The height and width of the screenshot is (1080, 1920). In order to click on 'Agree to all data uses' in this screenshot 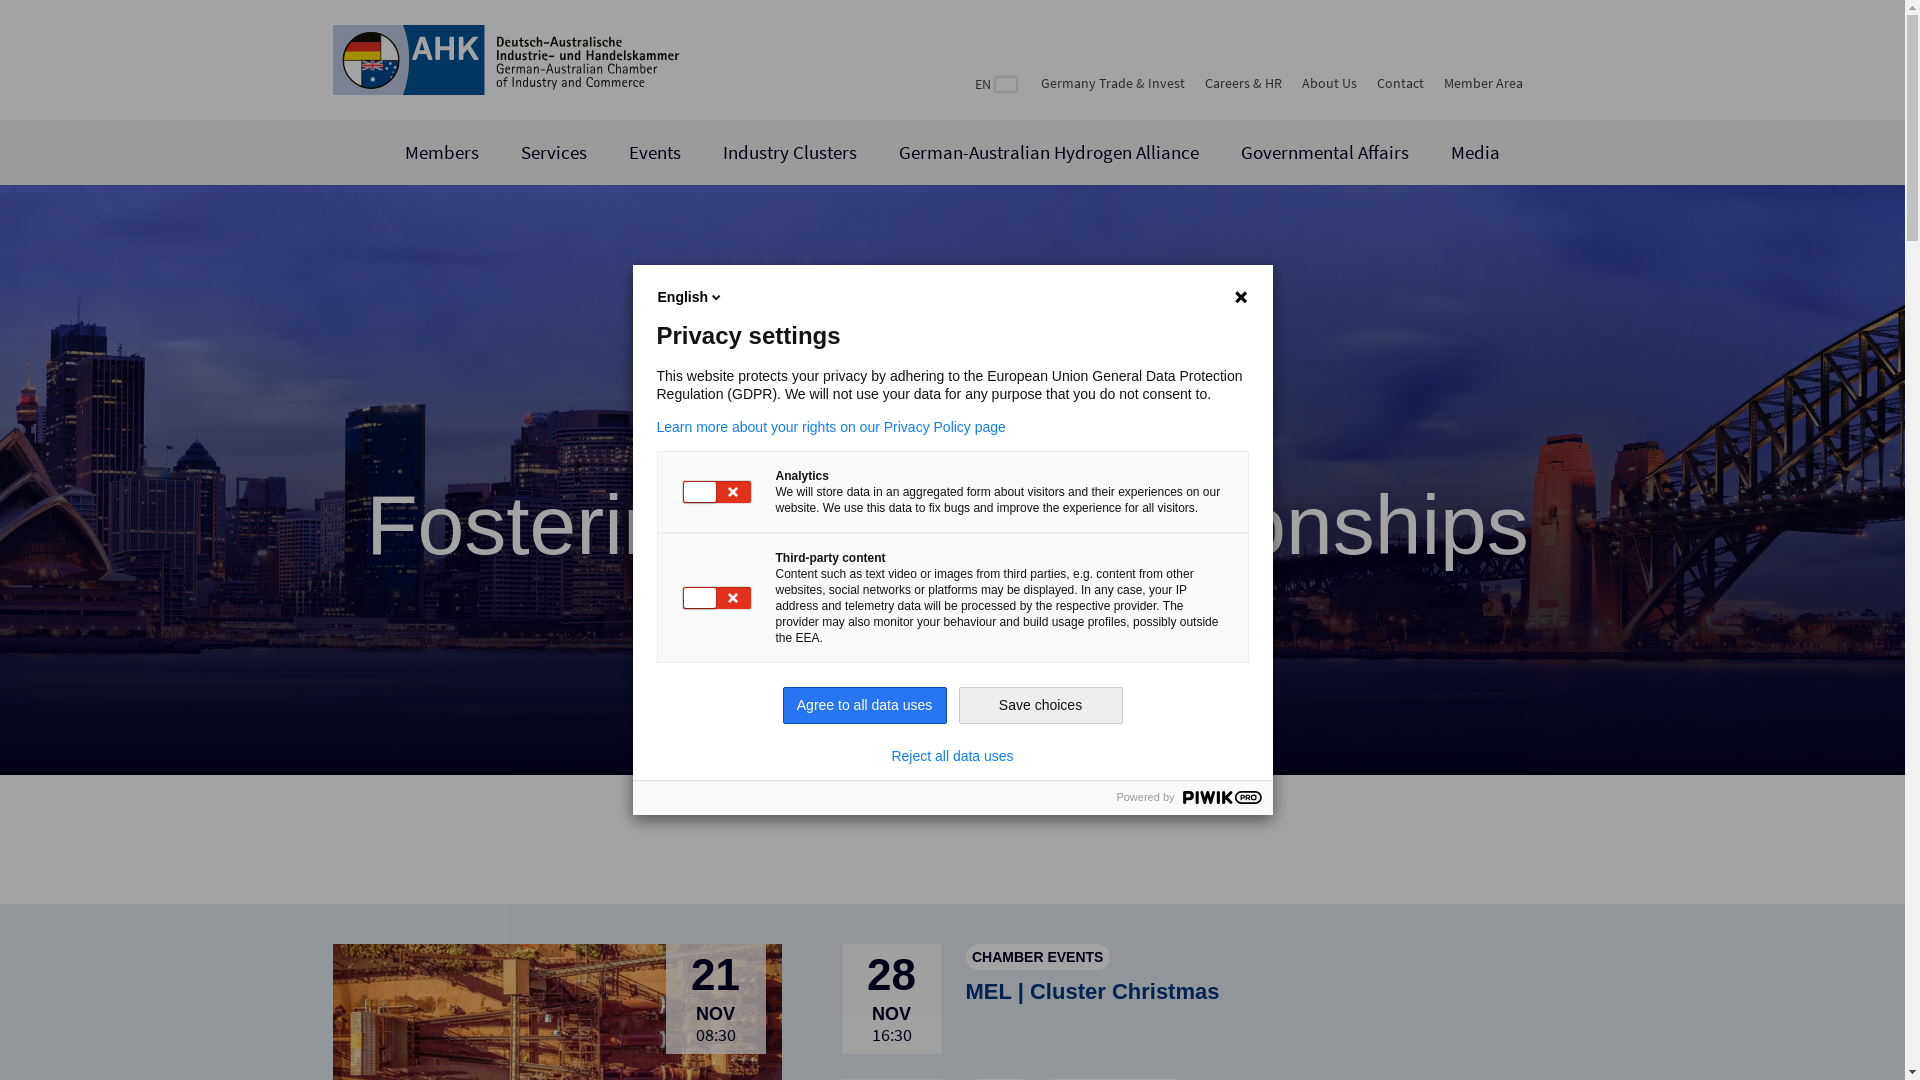, I will do `click(781, 704)`.